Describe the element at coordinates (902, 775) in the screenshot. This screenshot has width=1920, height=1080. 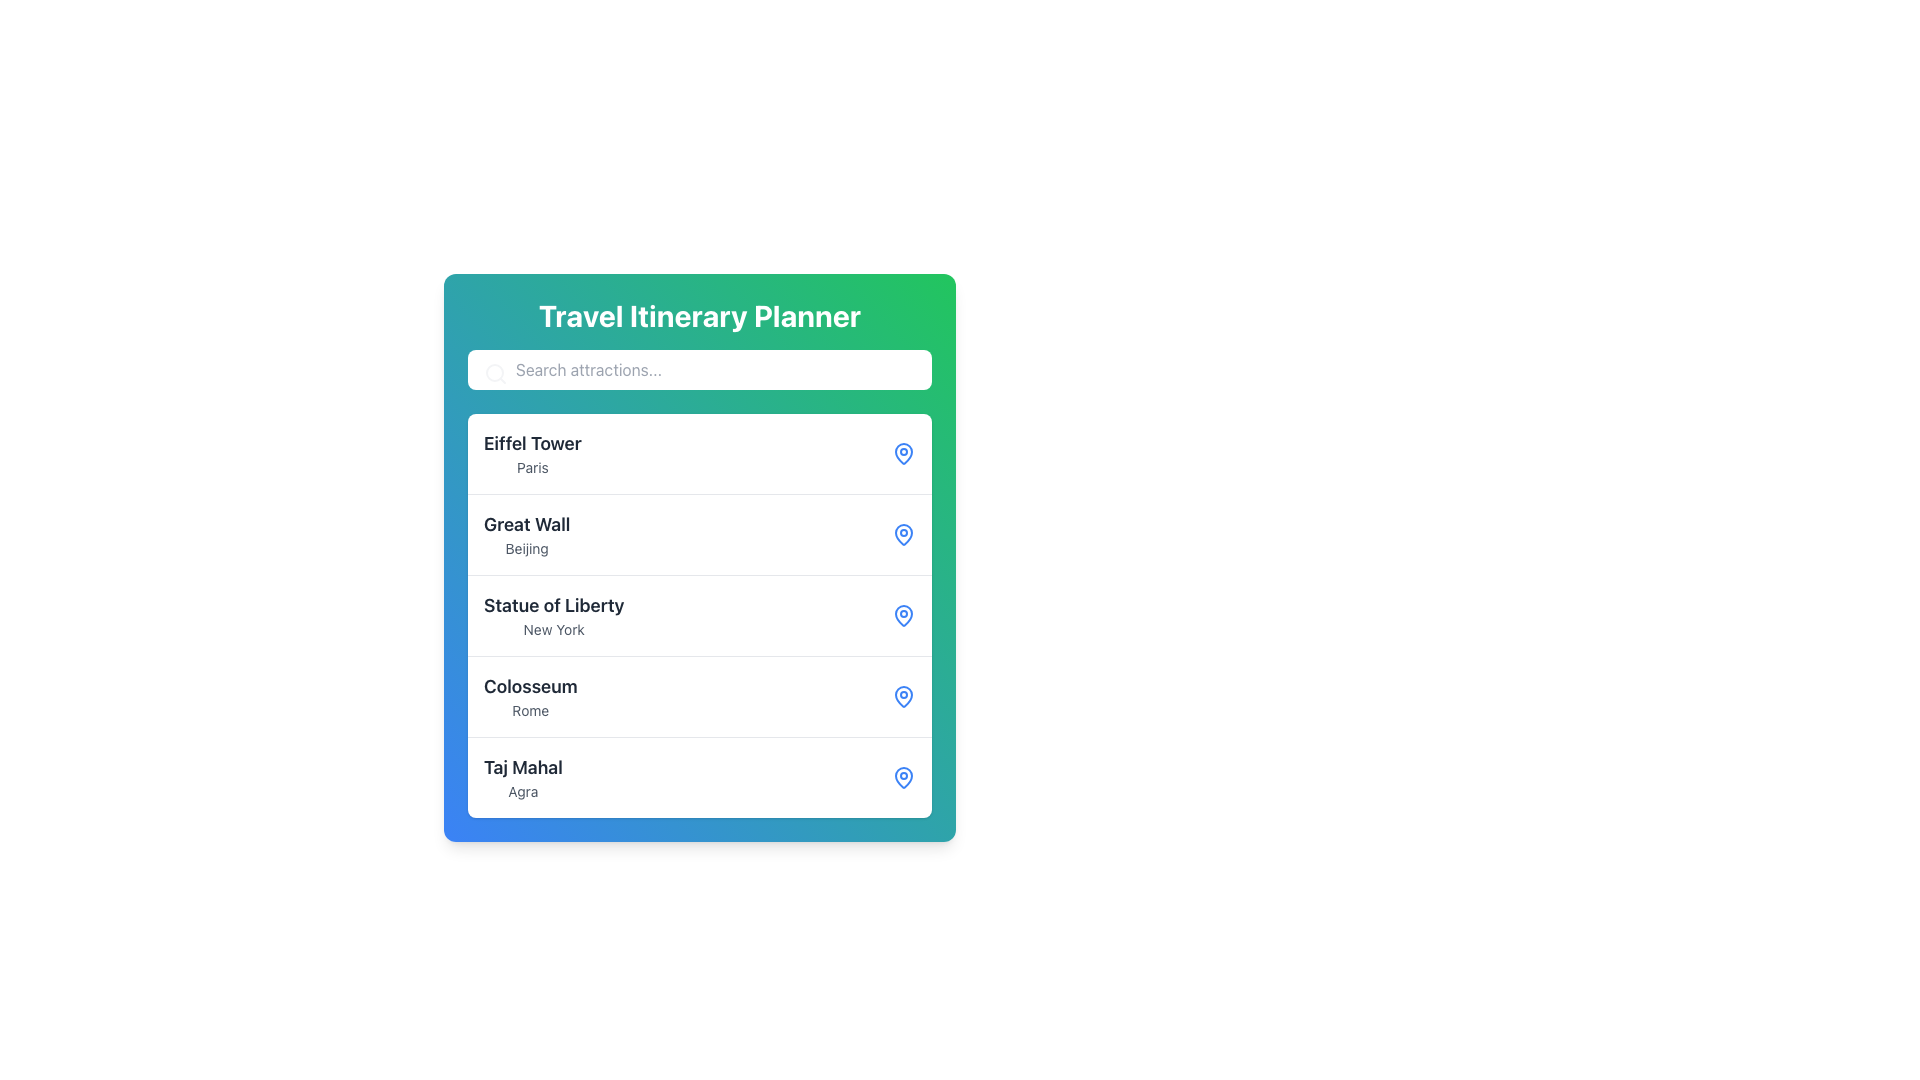
I see `the bottom part of the pin icon representing the location of 'Taj Mahal' in the list` at that location.